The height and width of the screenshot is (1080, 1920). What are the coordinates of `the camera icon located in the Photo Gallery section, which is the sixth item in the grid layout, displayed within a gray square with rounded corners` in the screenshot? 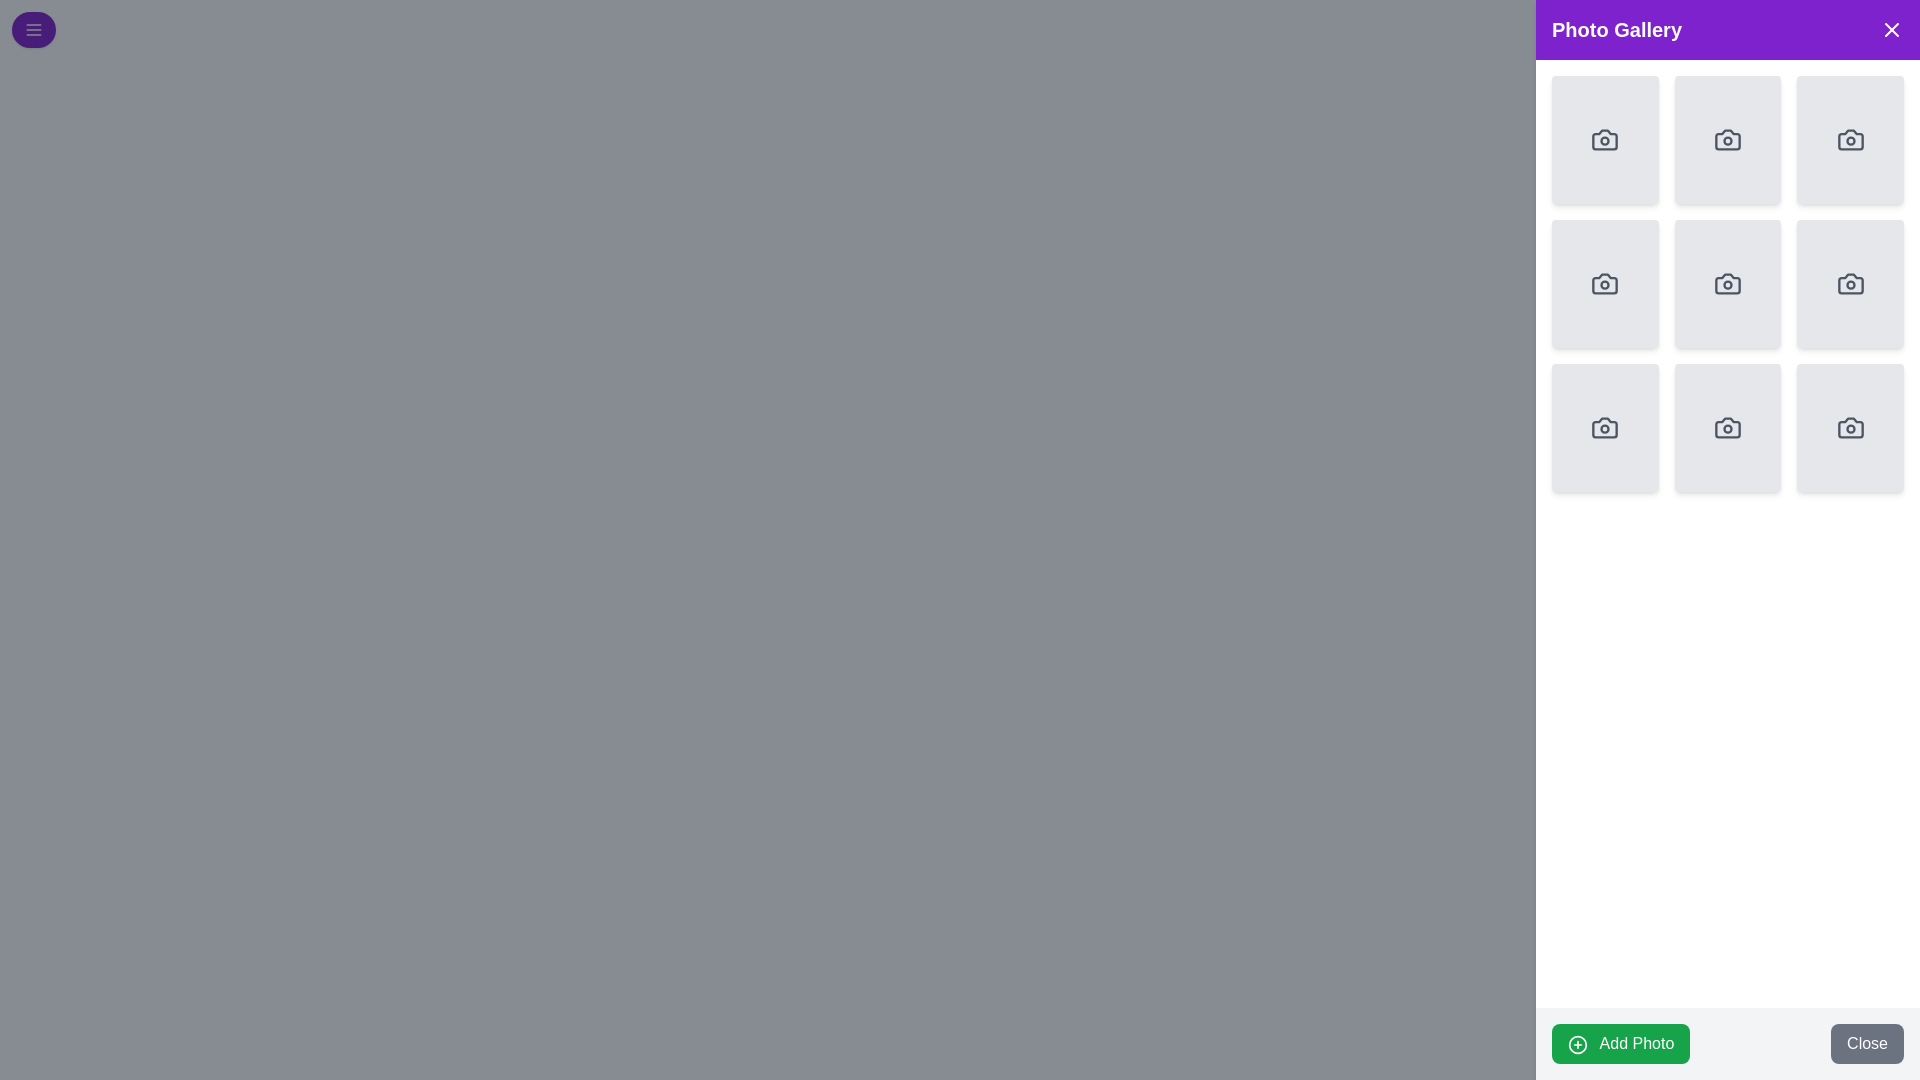 It's located at (1849, 284).